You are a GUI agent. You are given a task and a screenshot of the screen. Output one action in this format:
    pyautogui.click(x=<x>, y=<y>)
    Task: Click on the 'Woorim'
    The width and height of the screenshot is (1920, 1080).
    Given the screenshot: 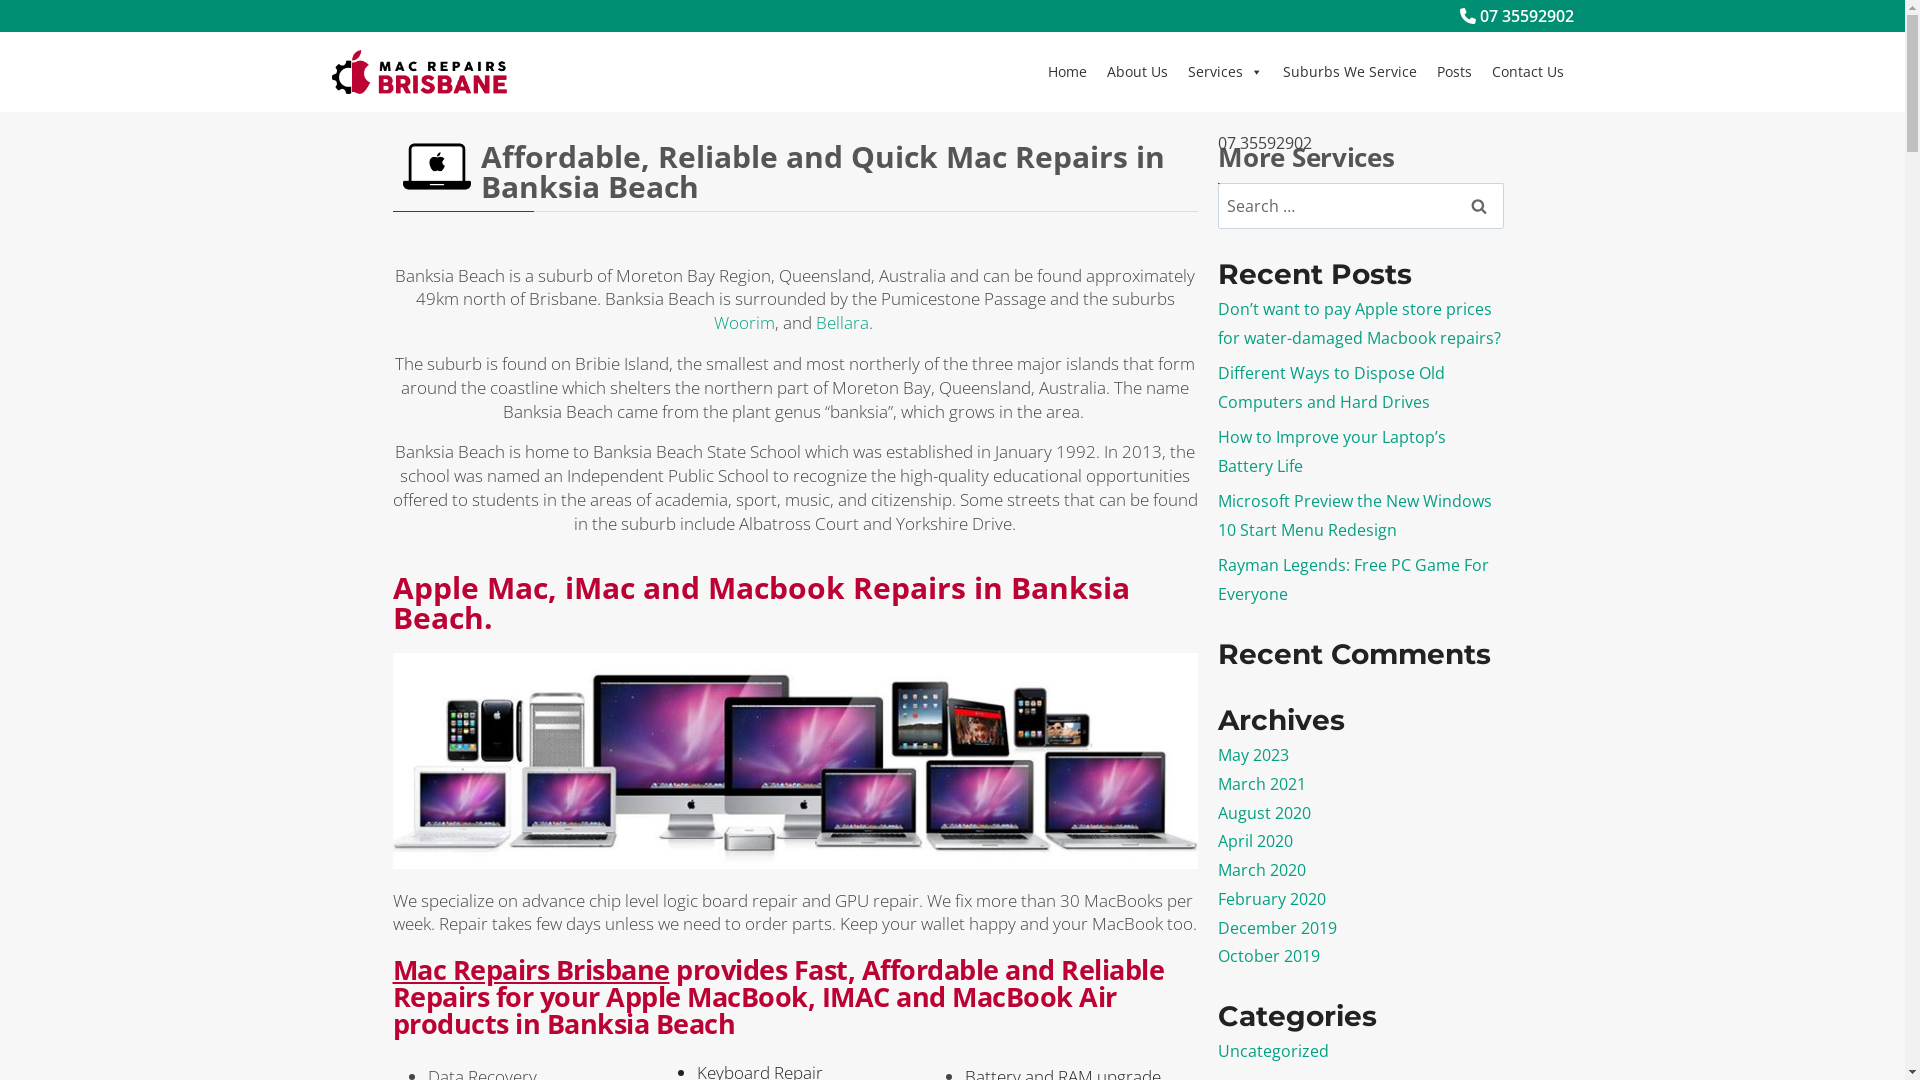 What is the action you would take?
    pyautogui.click(x=743, y=321)
    